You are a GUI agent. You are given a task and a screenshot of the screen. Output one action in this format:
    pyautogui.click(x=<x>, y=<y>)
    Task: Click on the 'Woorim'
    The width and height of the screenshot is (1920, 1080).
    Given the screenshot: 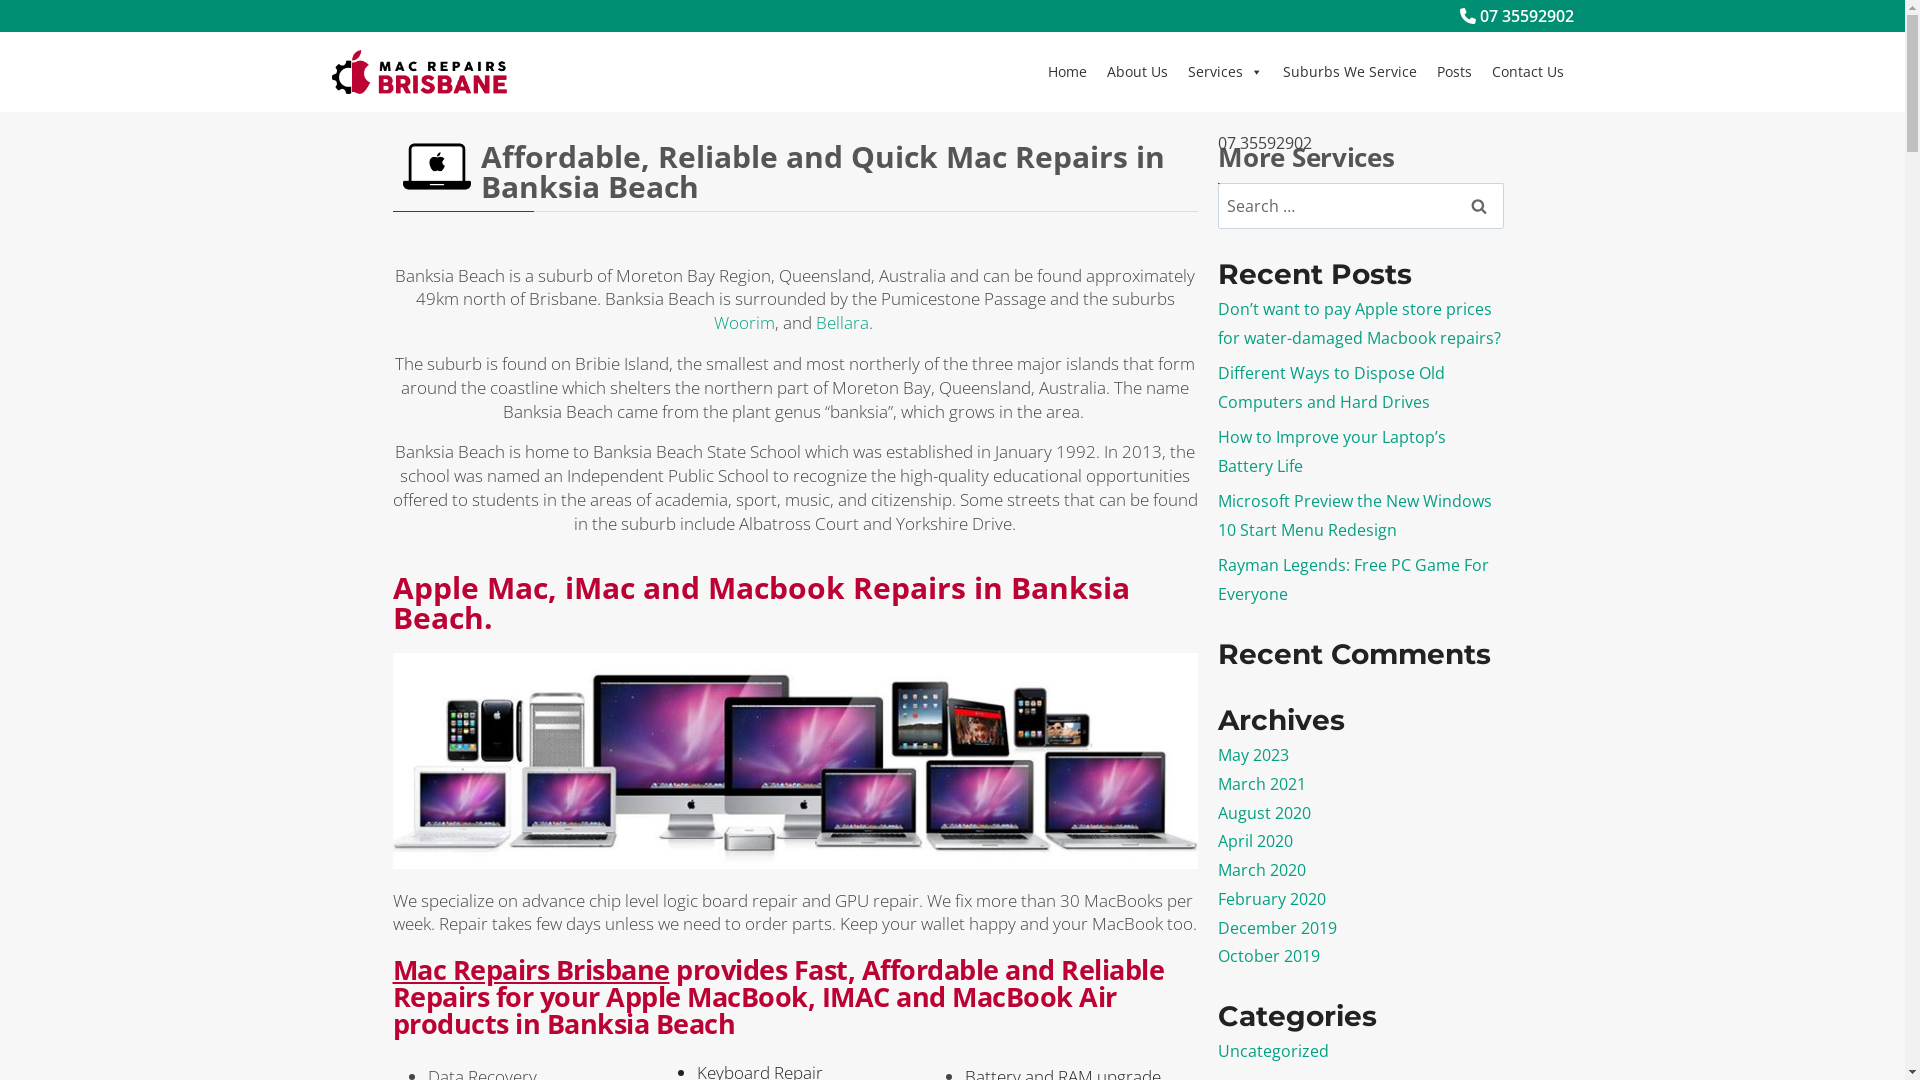 What is the action you would take?
    pyautogui.click(x=743, y=321)
    